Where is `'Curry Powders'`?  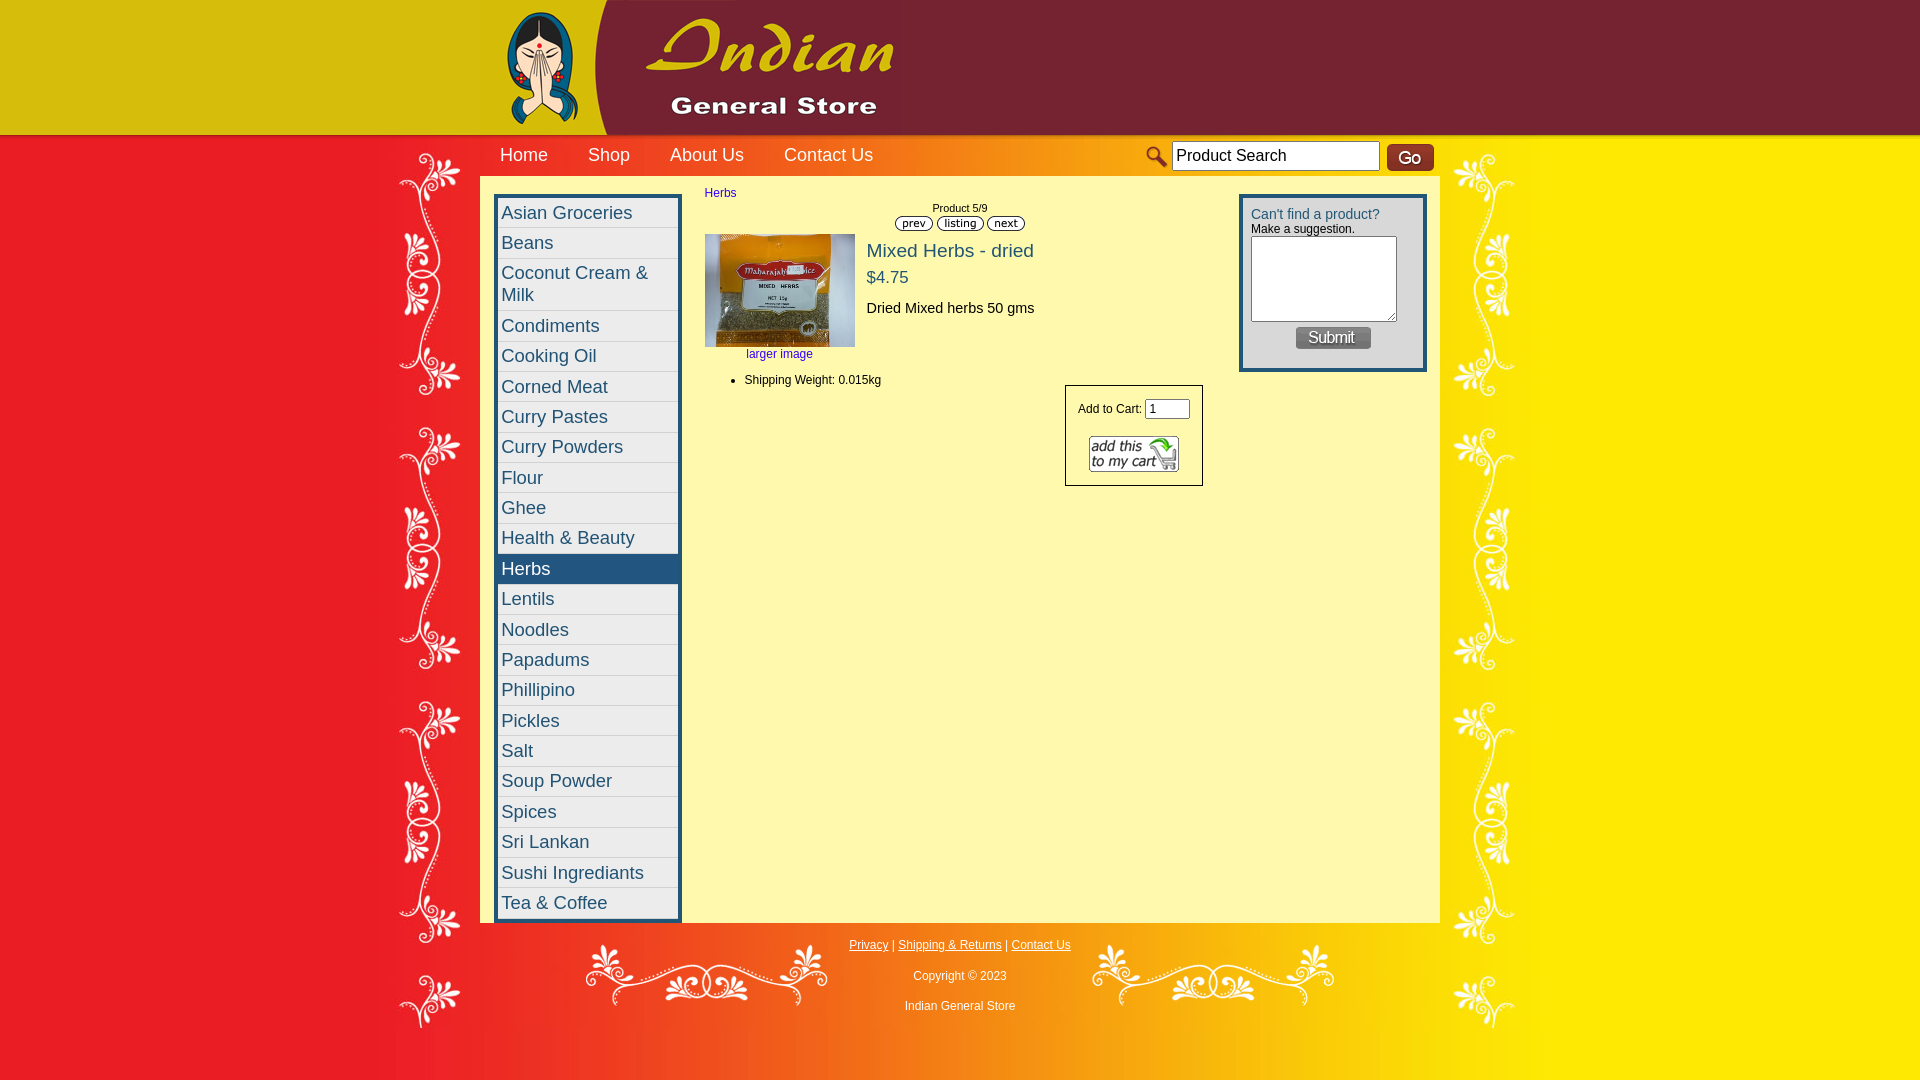 'Curry Powders' is located at coordinates (587, 446).